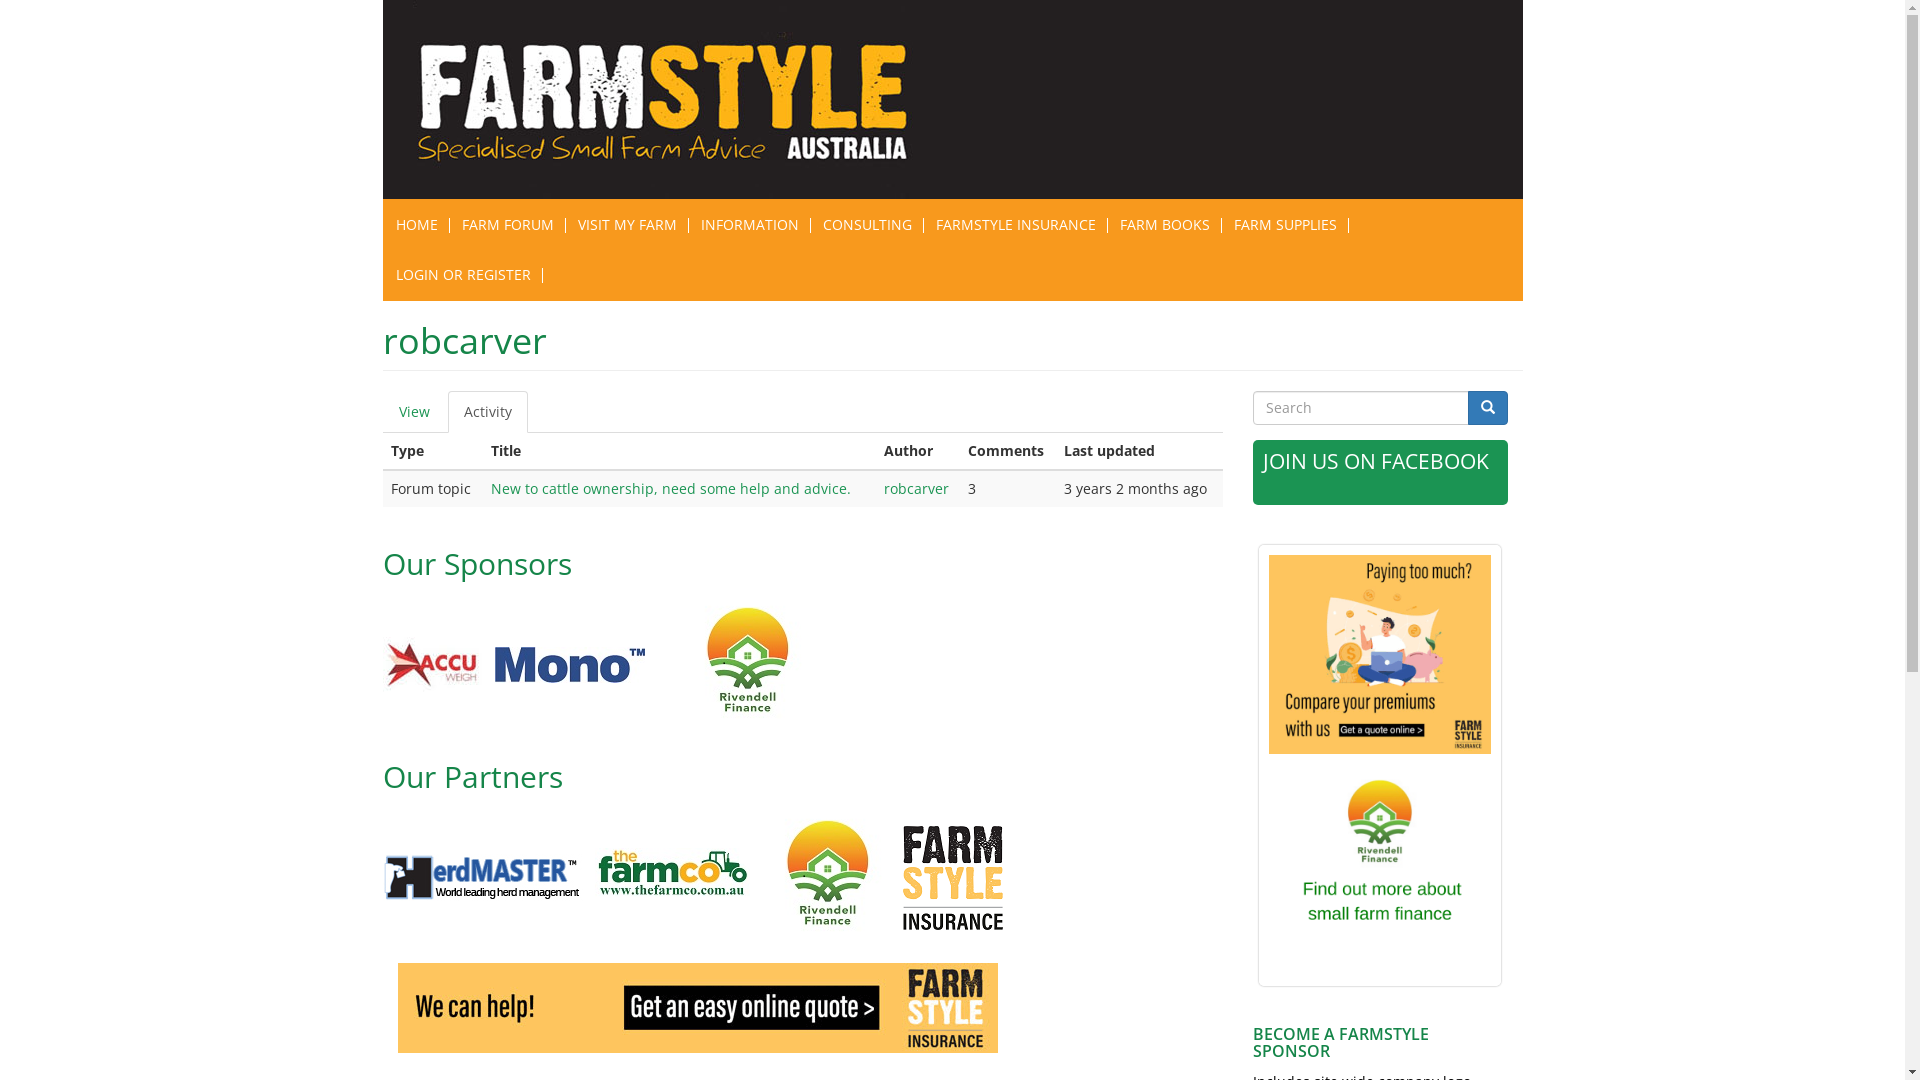  I want to click on 'Home', so click(675, 99).